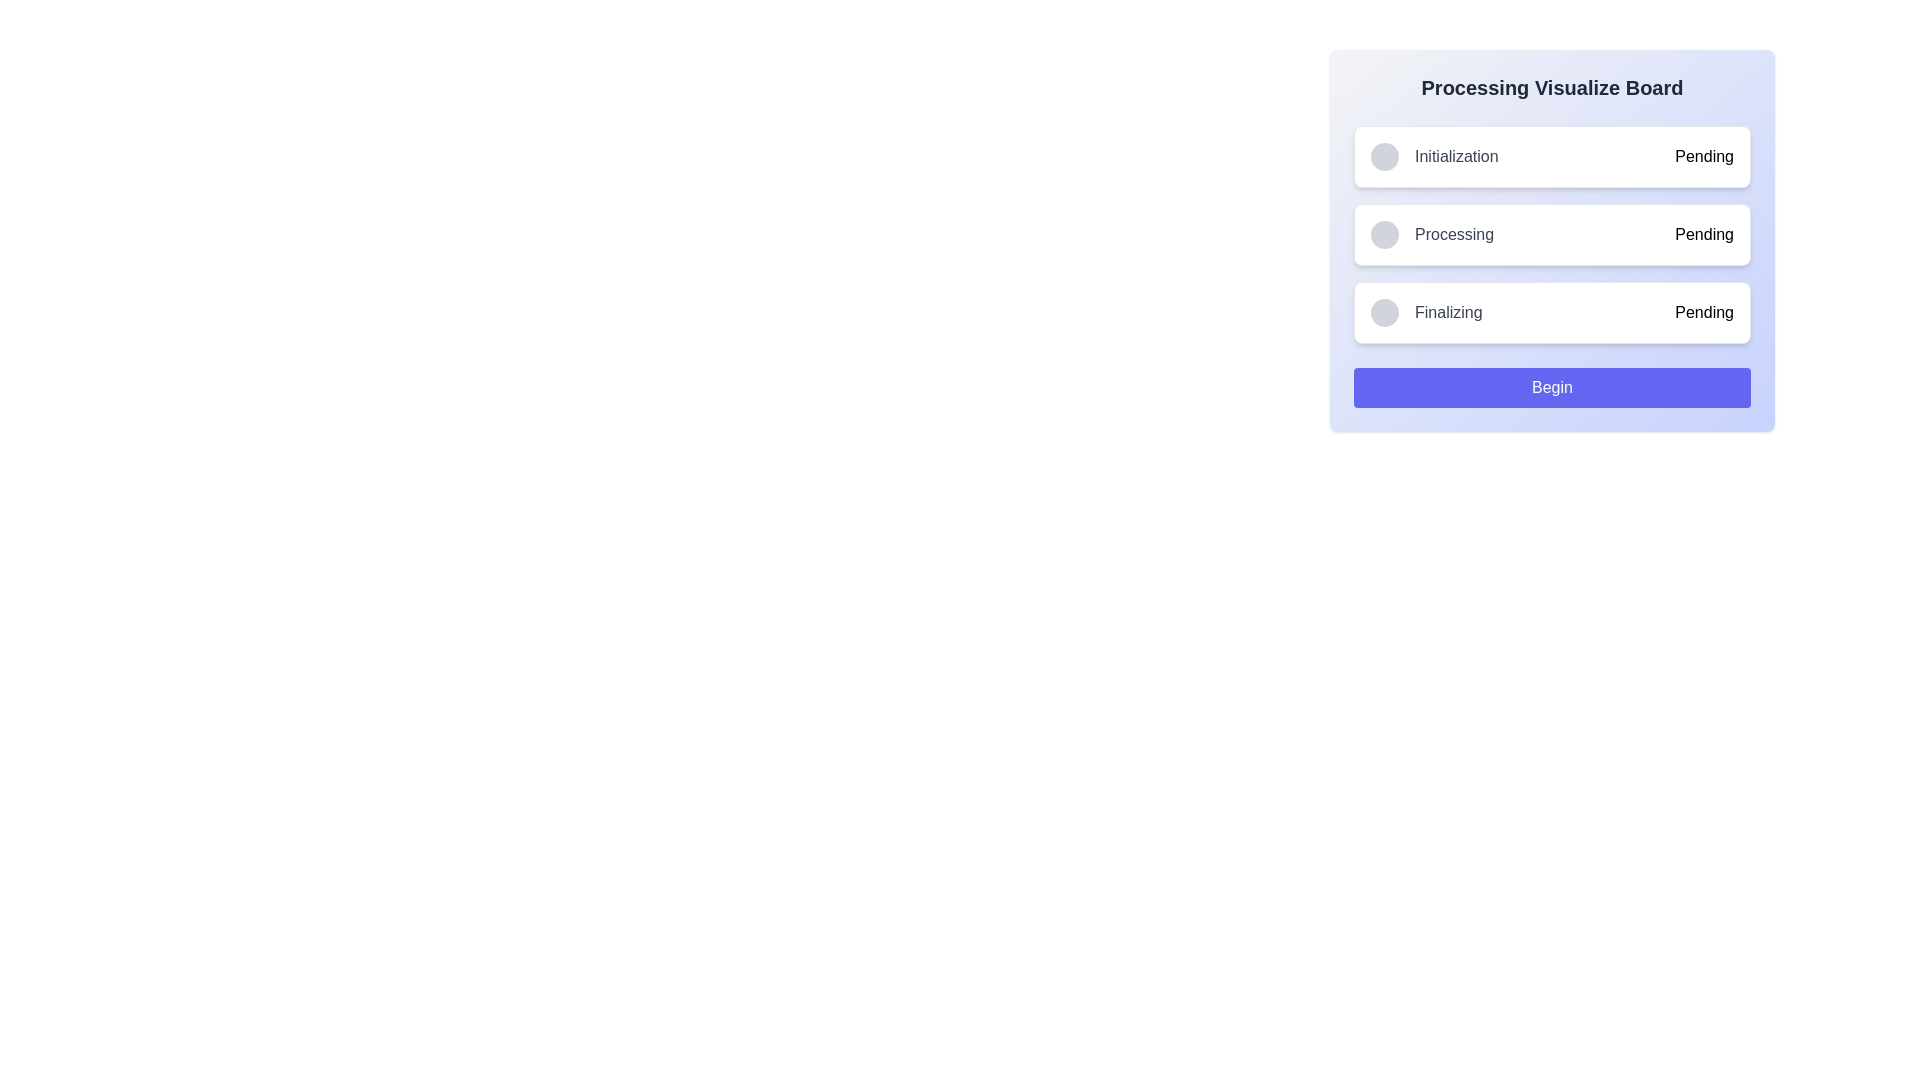 Image resolution: width=1920 pixels, height=1080 pixels. Describe the element at coordinates (1551, 388) in the screenshot. I see `the button located at the bottom of the 'Processing Visualize Board' panel to change its color` at that location.